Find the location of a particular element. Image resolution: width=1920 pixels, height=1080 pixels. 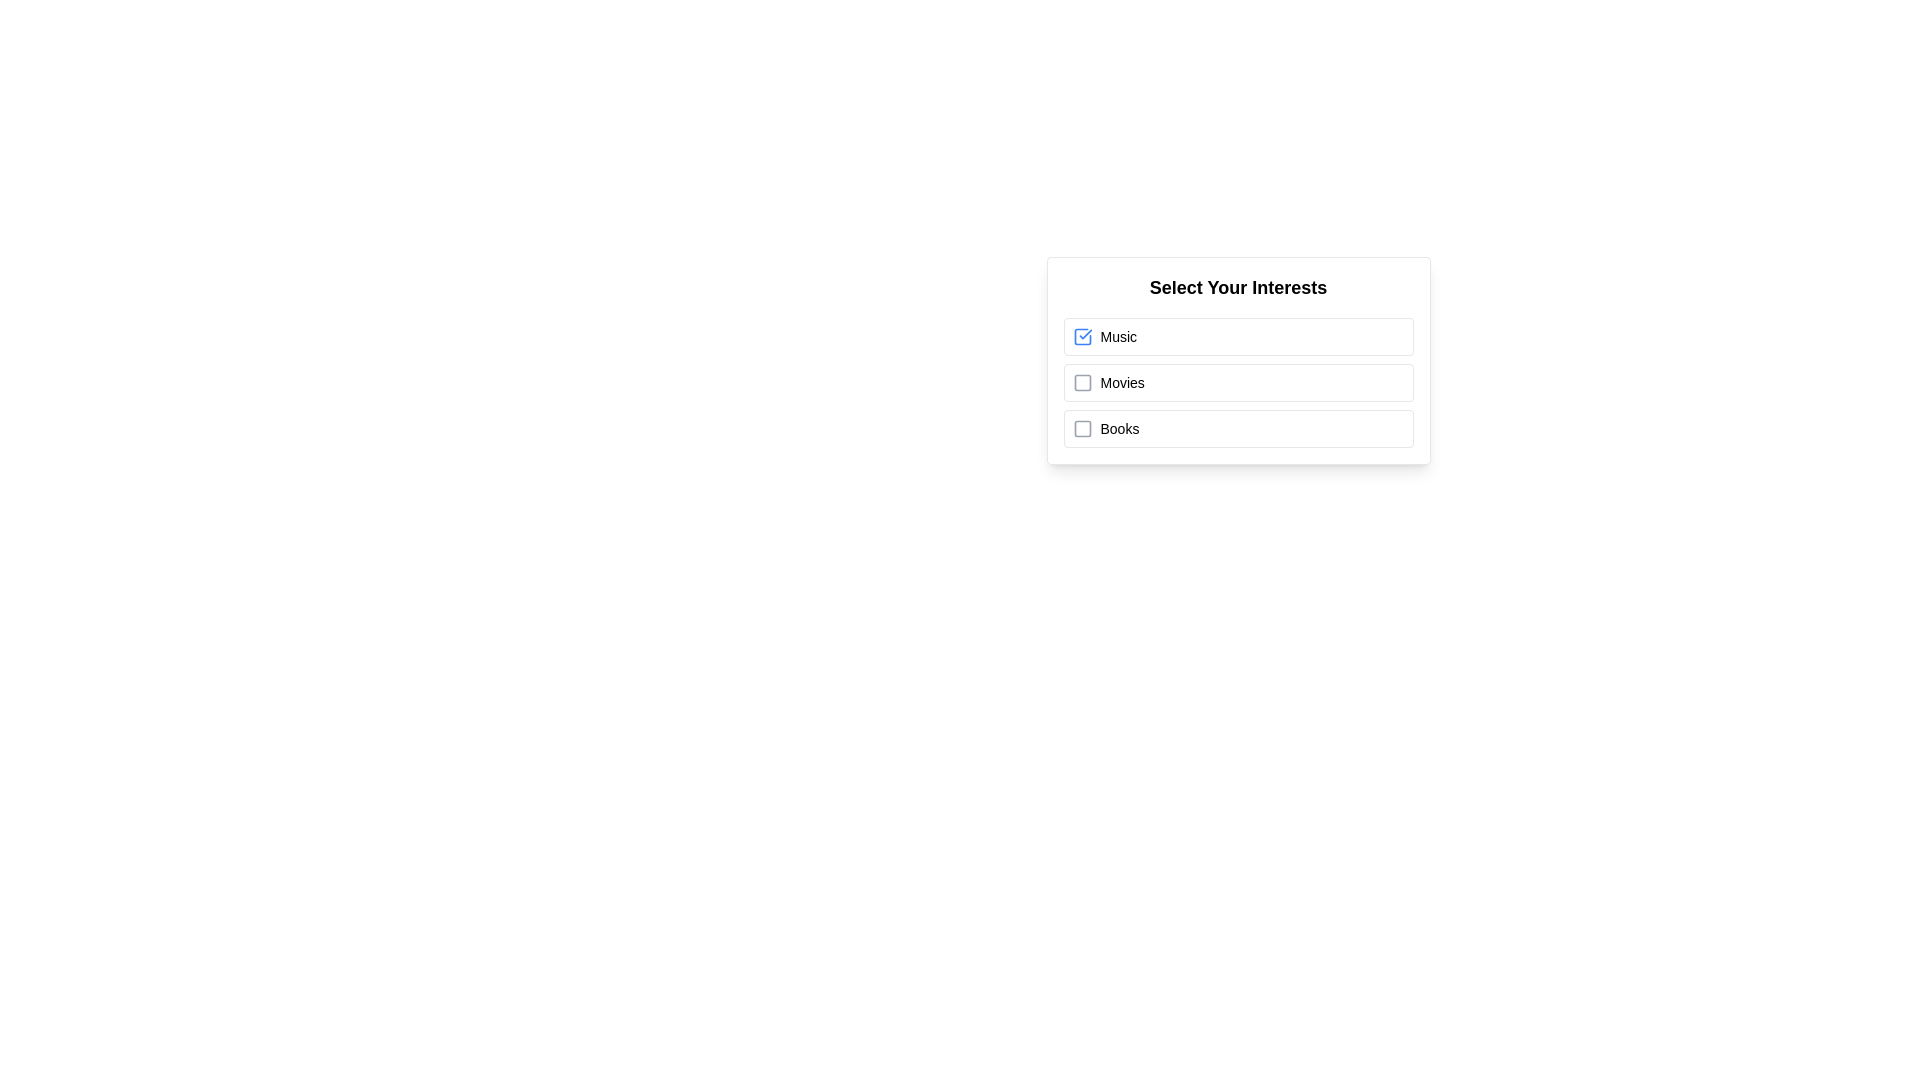

the 'Movies' label in the checkbox selection form, which is positioned below the 'Music' option and above the 'Books' option is located at coordinates (1122, 382).